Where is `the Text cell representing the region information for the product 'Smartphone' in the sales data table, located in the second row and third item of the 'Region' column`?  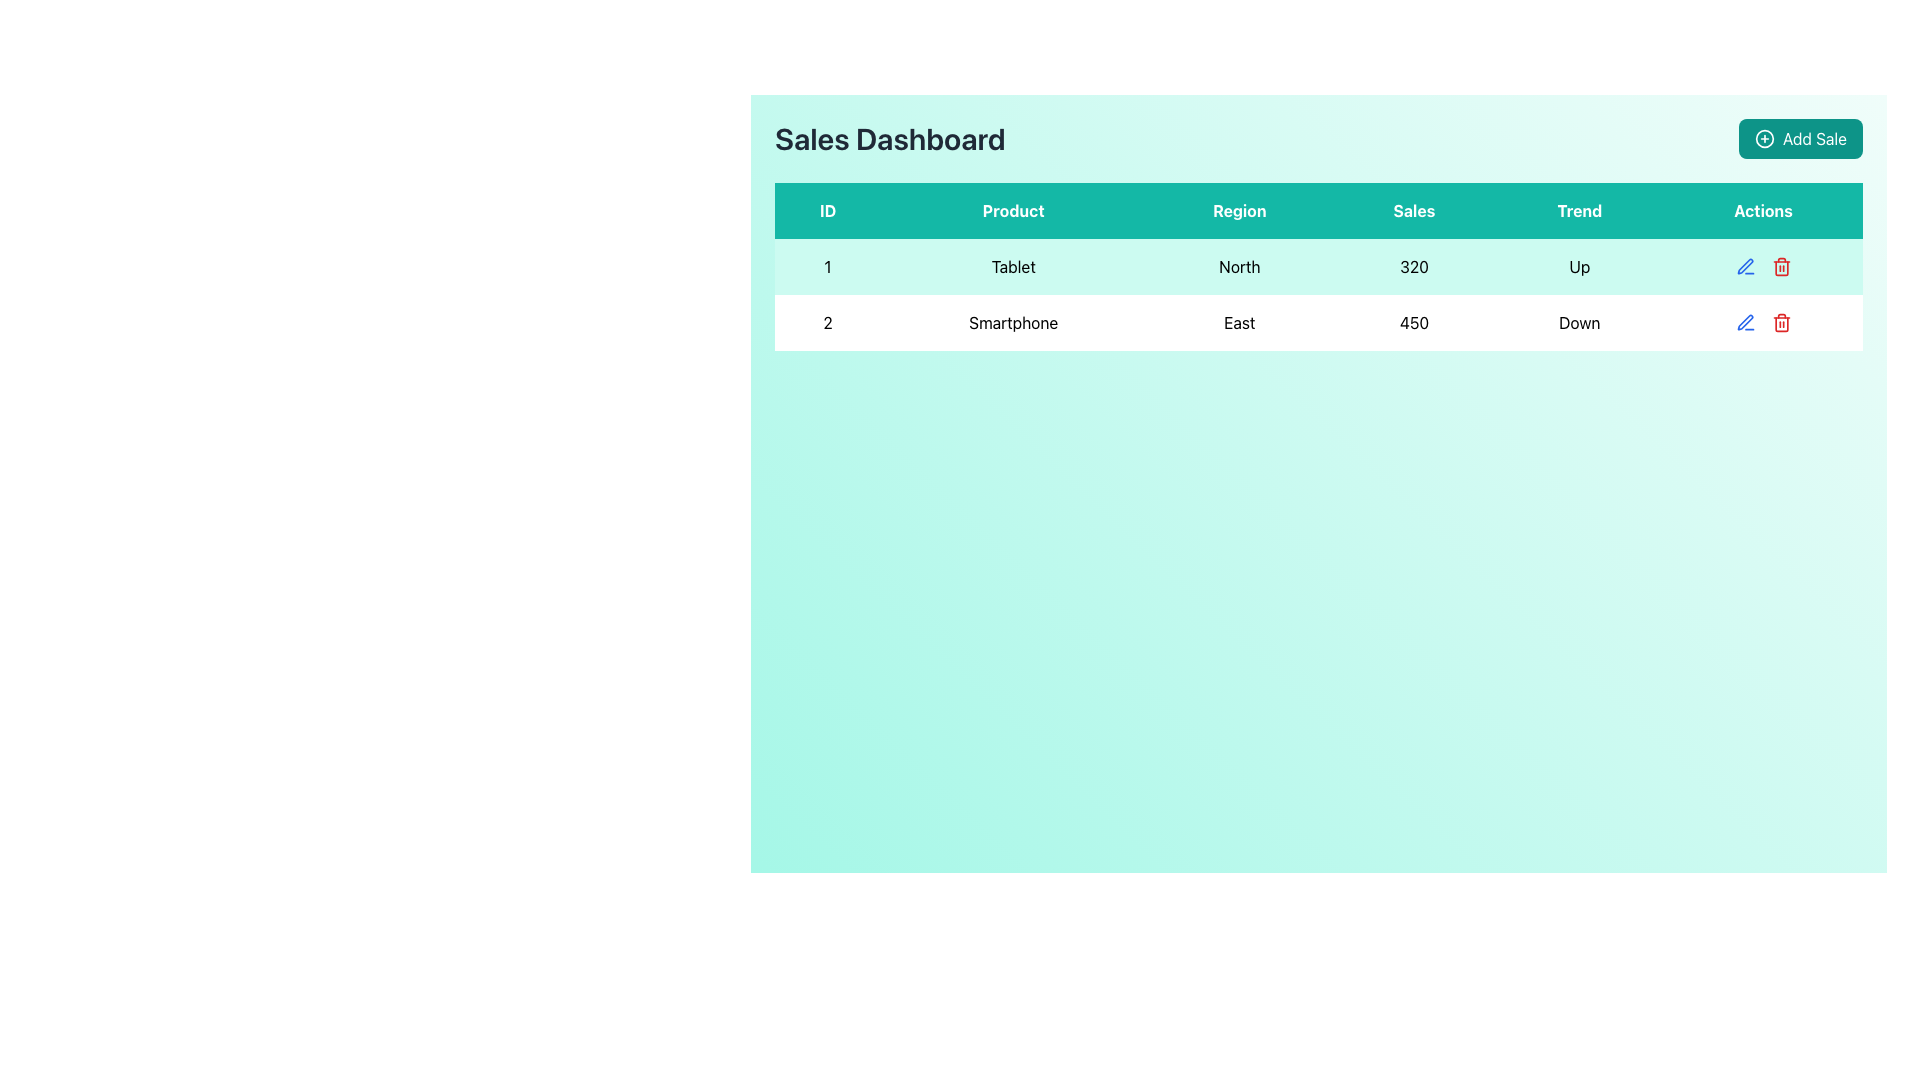
the Text cell representing the region information for the product 'Smartphone' in the sales data table, located in the second row and third item of the 'Region' column is located at coordinates (1238, 322).